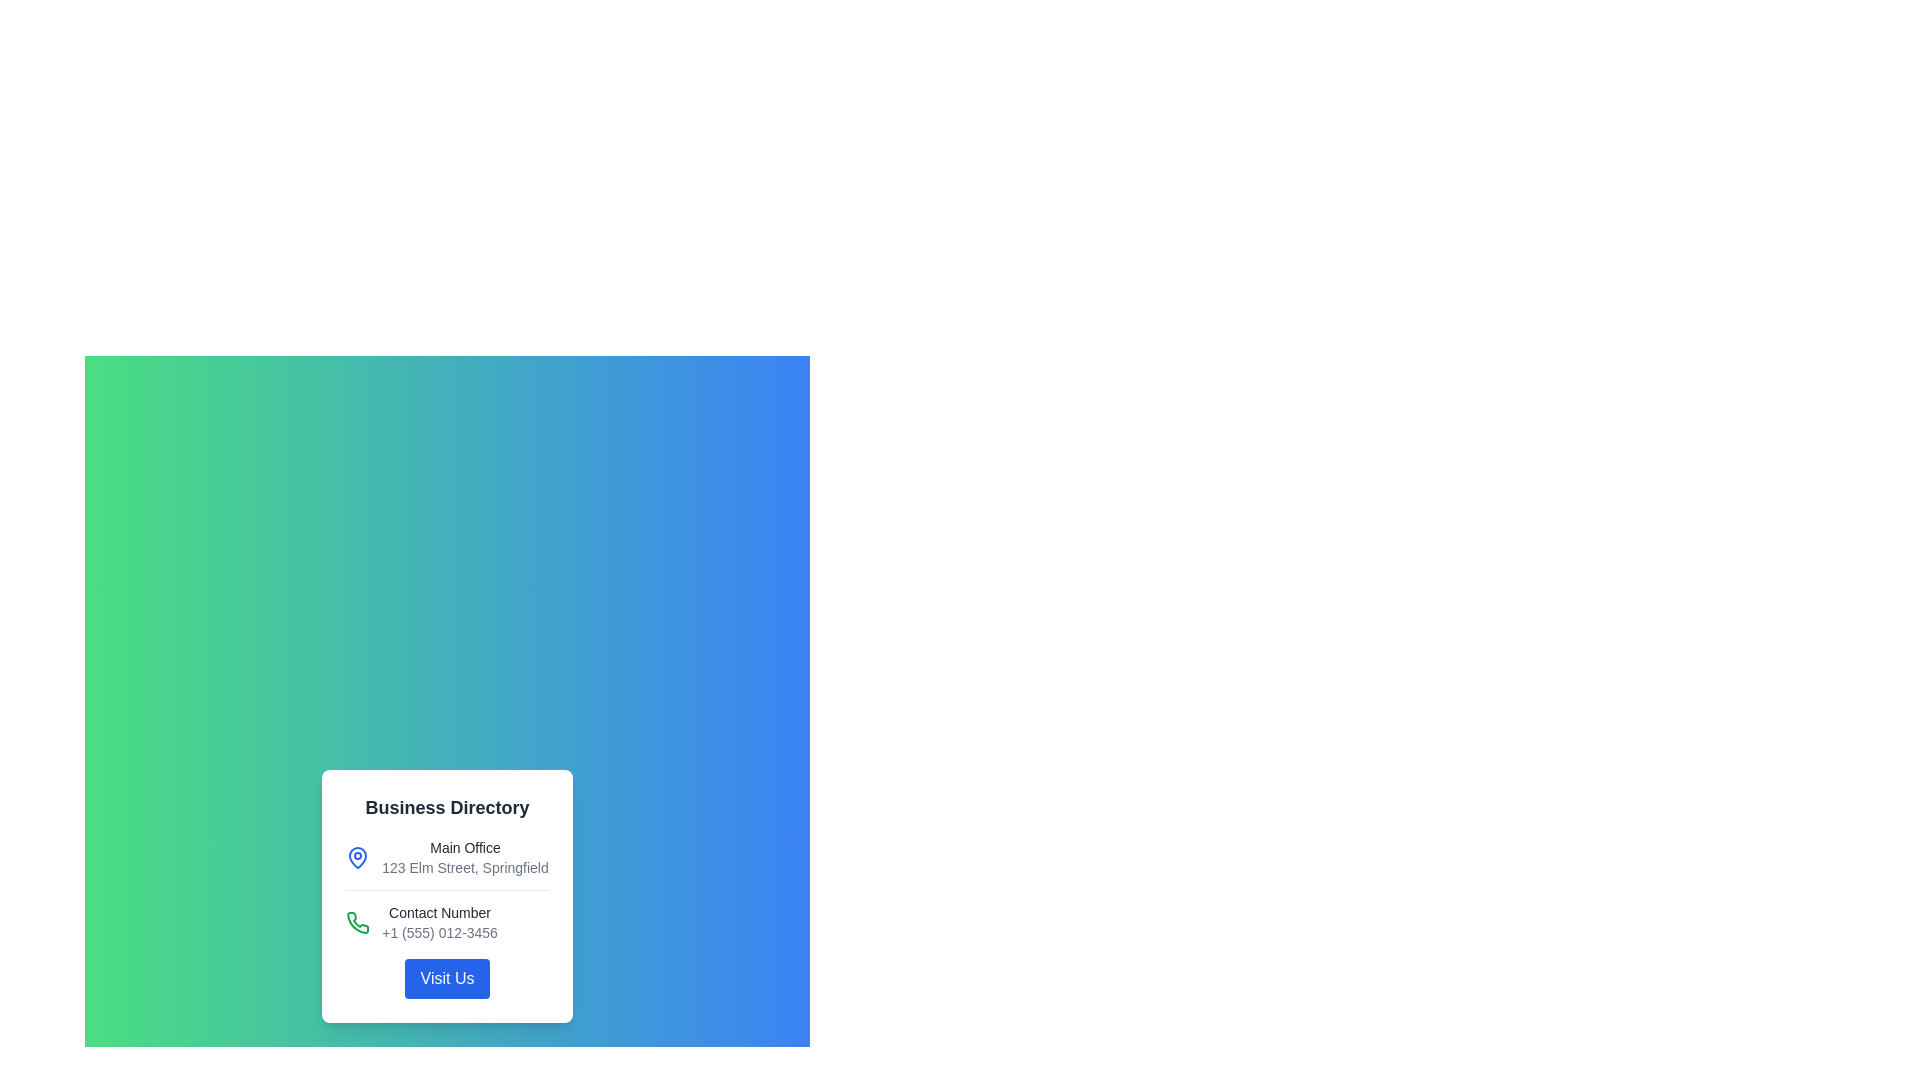 This screenshot has height=1080, width=1920. Describe the element at coordinates (464, 847) in the screenshot. I see `the Static Text element labeled 'Main Office', which is styled in a small bold dark gray font and located in the 'Business Directory' section of the interface` at that location.